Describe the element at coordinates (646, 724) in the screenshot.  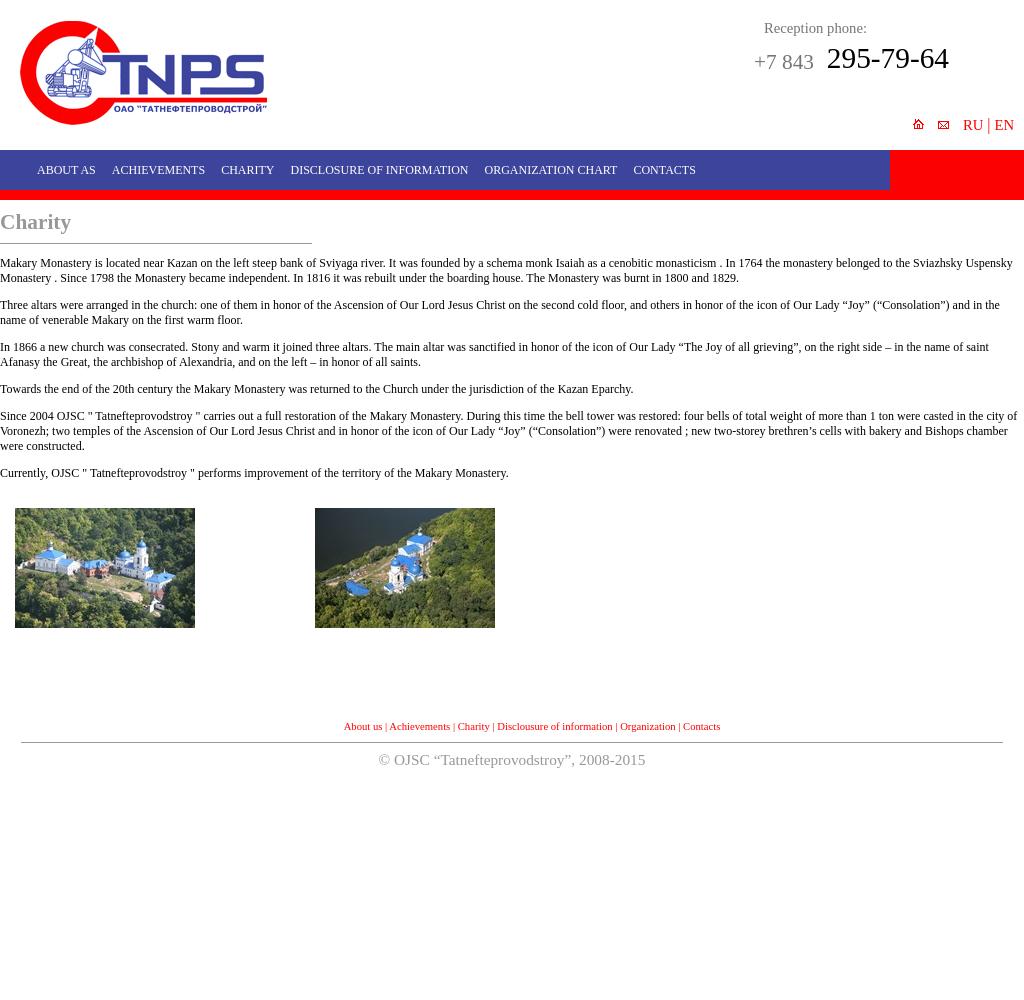
I see `'Organization'` at that location.